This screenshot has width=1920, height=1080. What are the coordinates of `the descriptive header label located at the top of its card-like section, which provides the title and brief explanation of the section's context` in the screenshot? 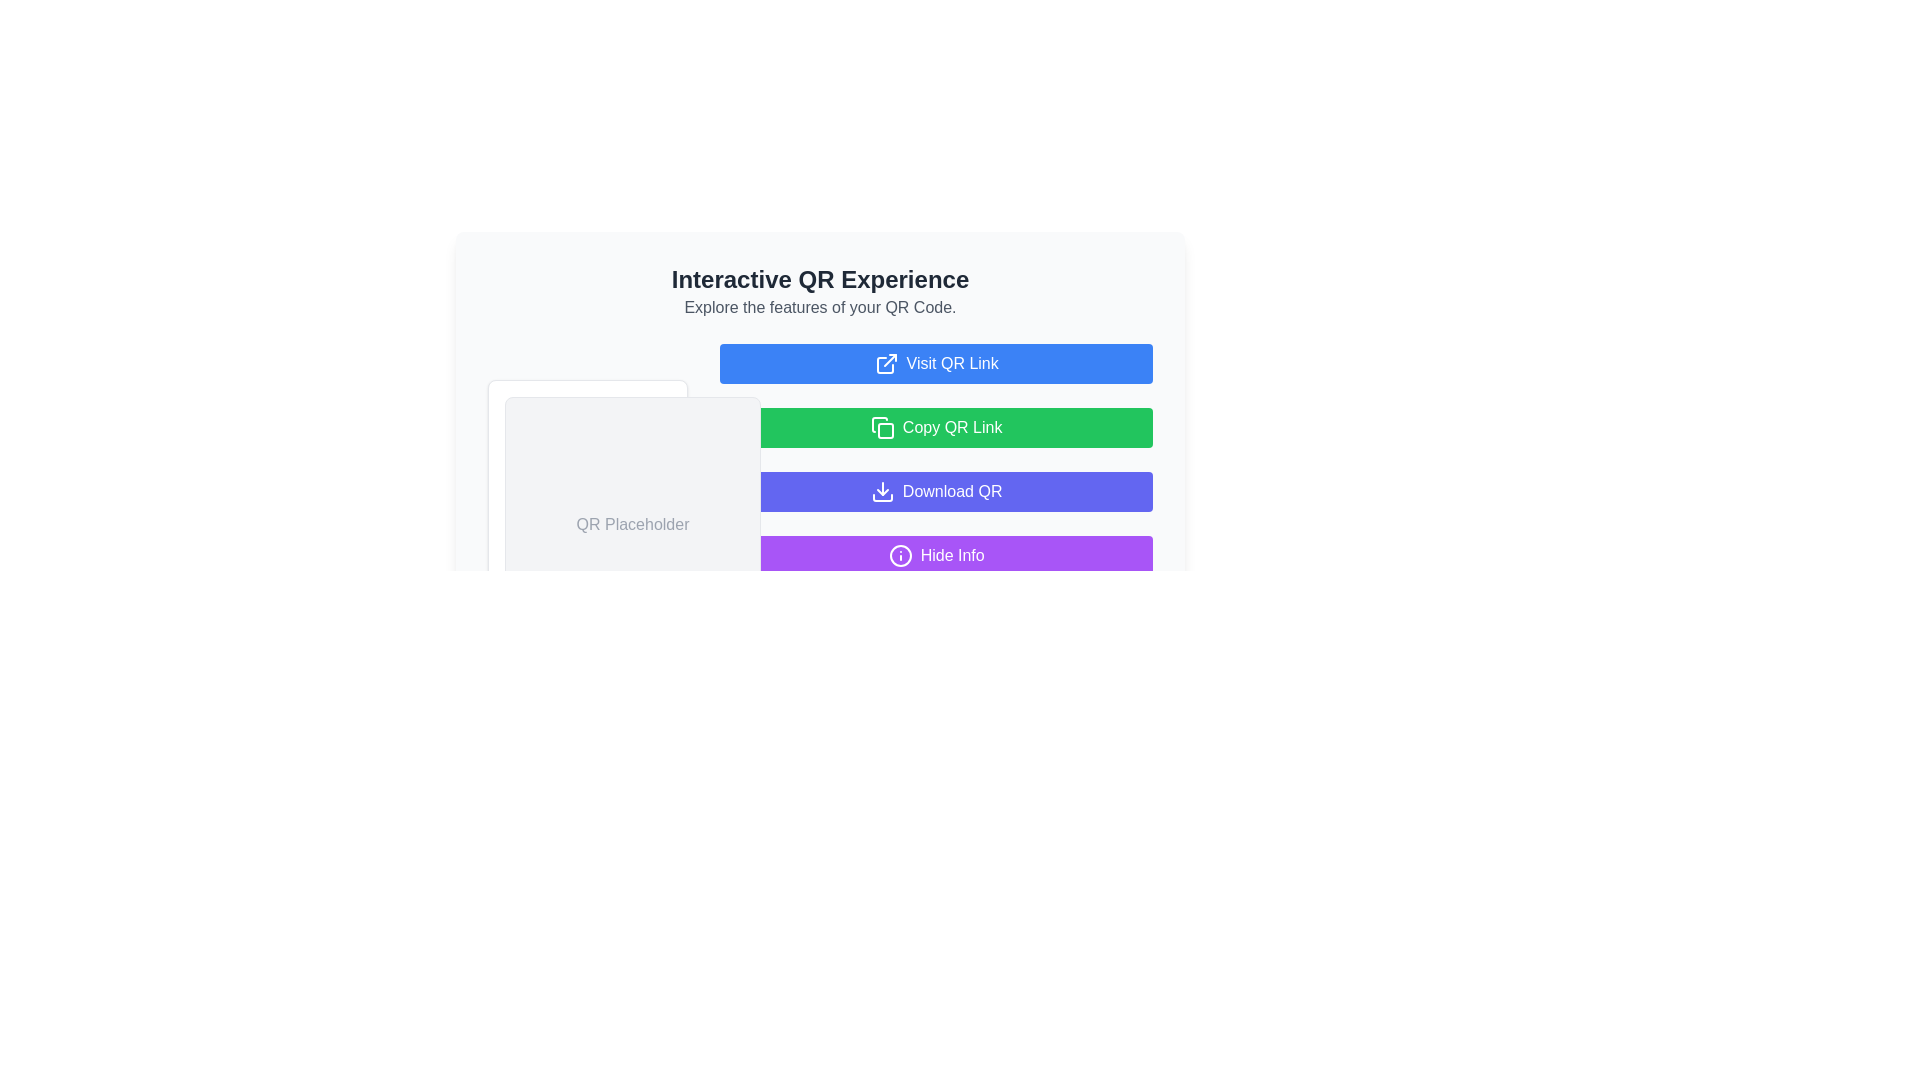 It's located at (820, 292).